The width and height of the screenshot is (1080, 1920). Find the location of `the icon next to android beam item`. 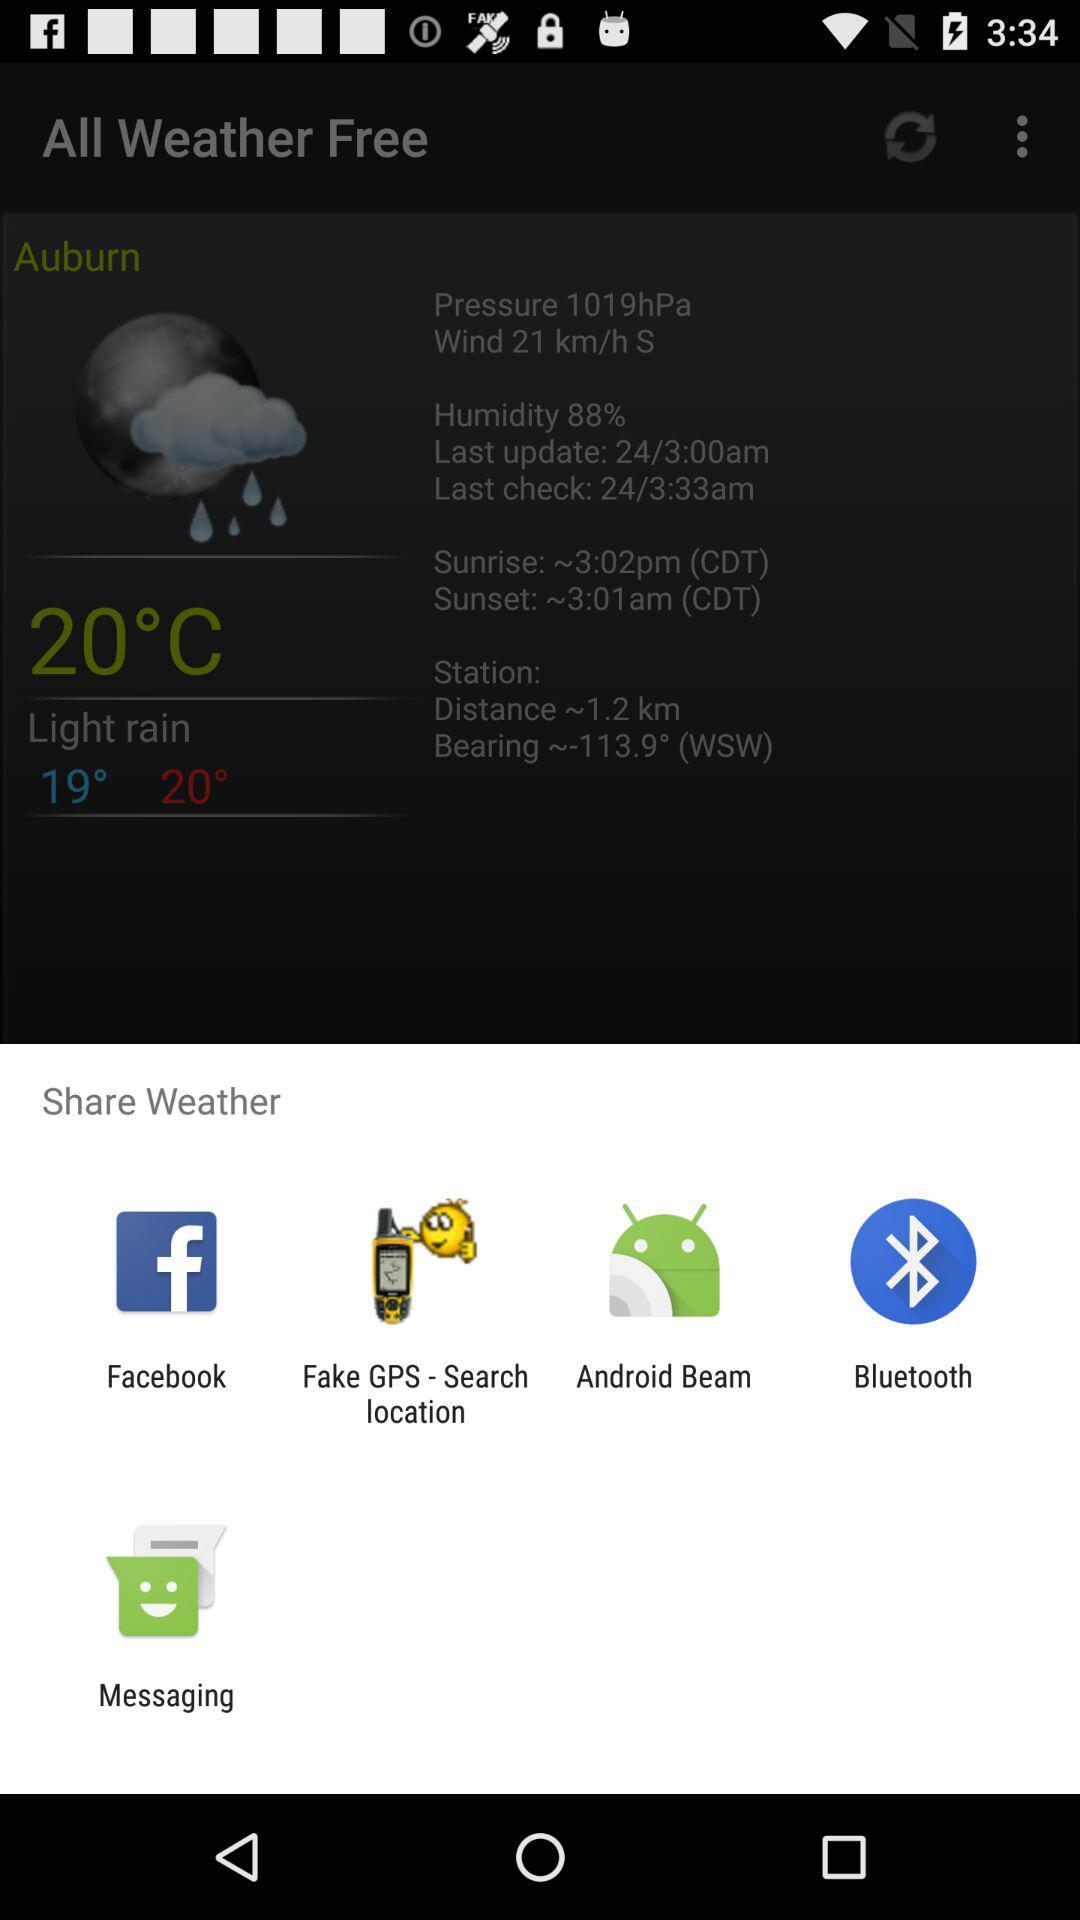

the icon next to android beam item is located at coordinates (913, 1392).